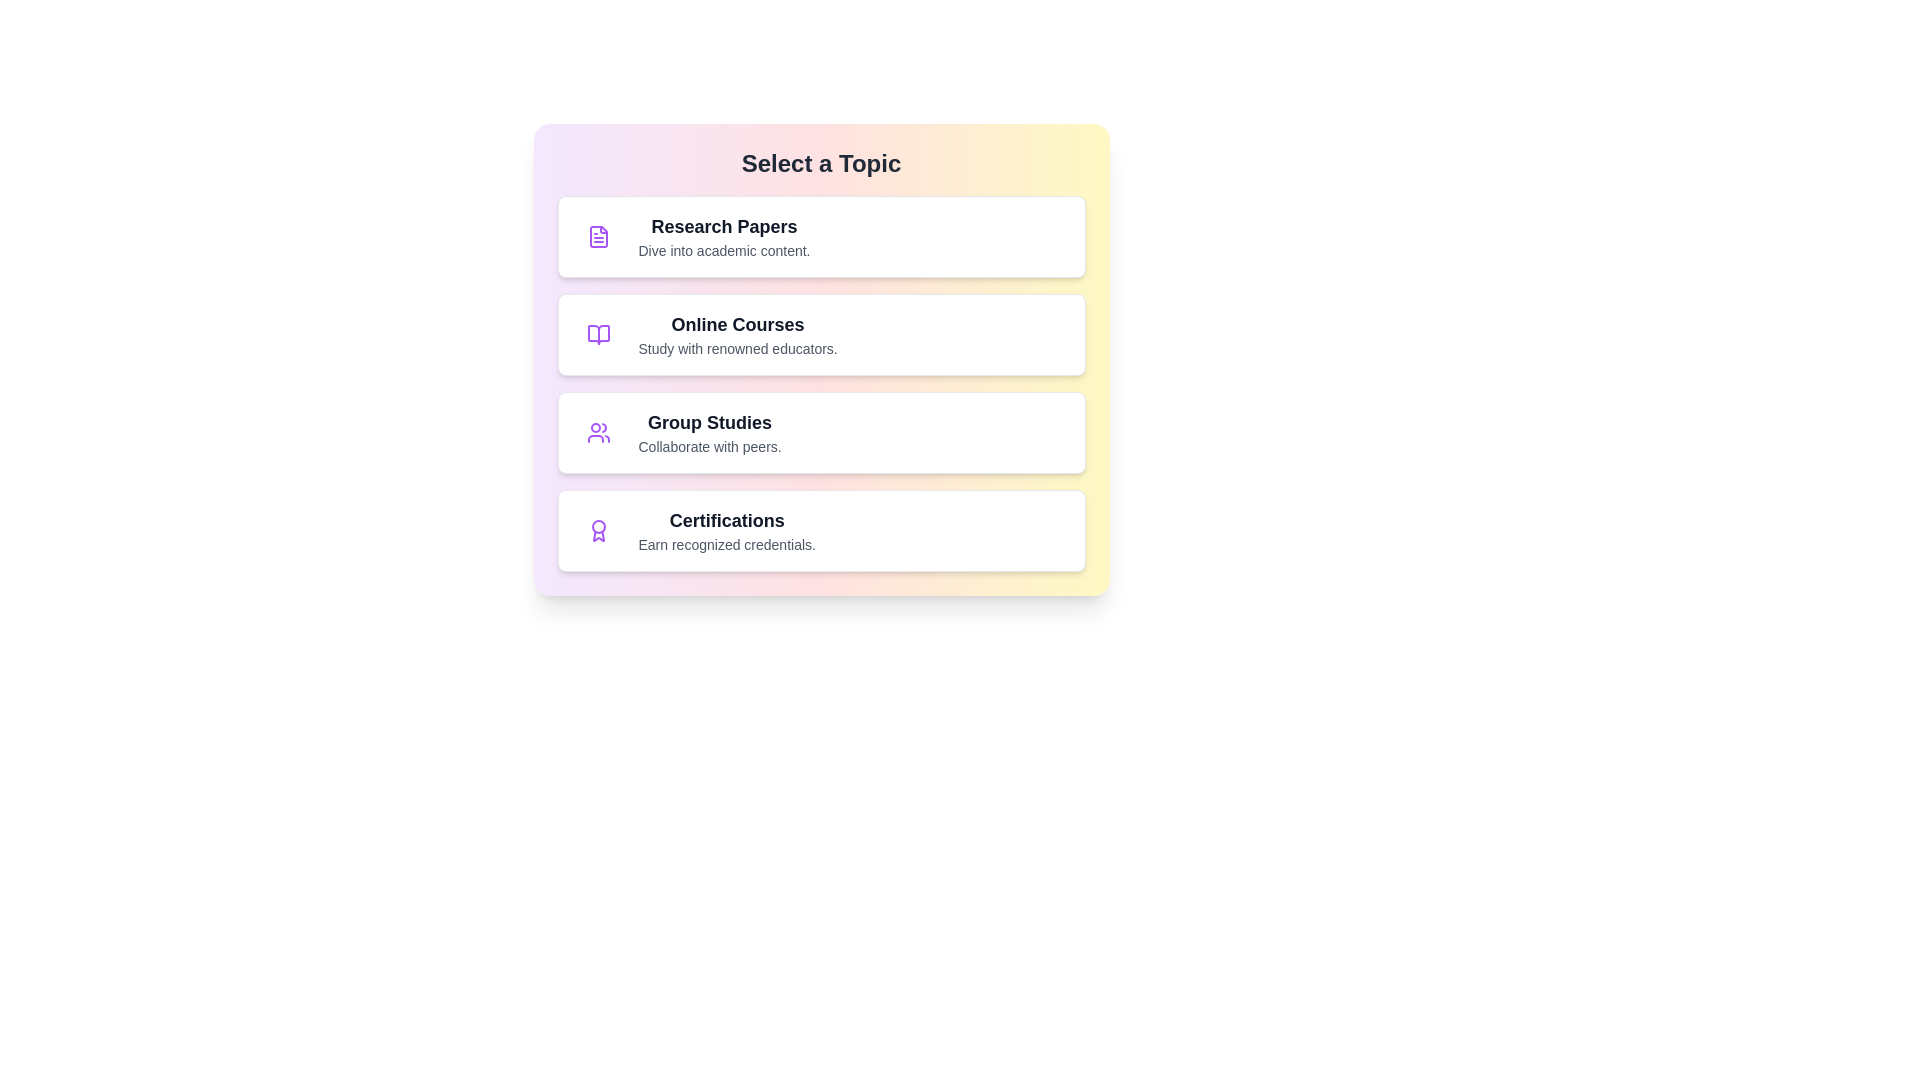  What do you see at coordinates (821, 431) in the screenshot?
I see `the topic item labeled Group Studies to select it` at bounding box center [821, 431].